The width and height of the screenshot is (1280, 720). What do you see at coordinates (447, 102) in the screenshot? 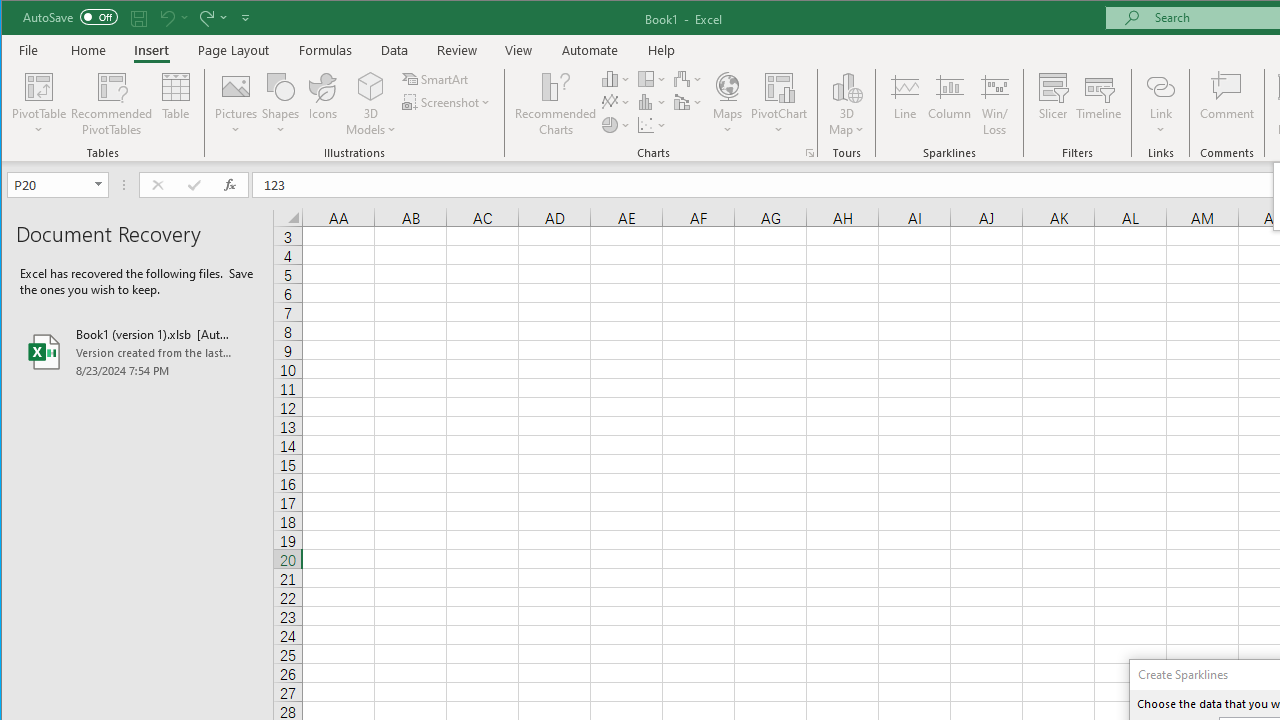
I see `'Screenshot'` at bounding box center [447, 102].